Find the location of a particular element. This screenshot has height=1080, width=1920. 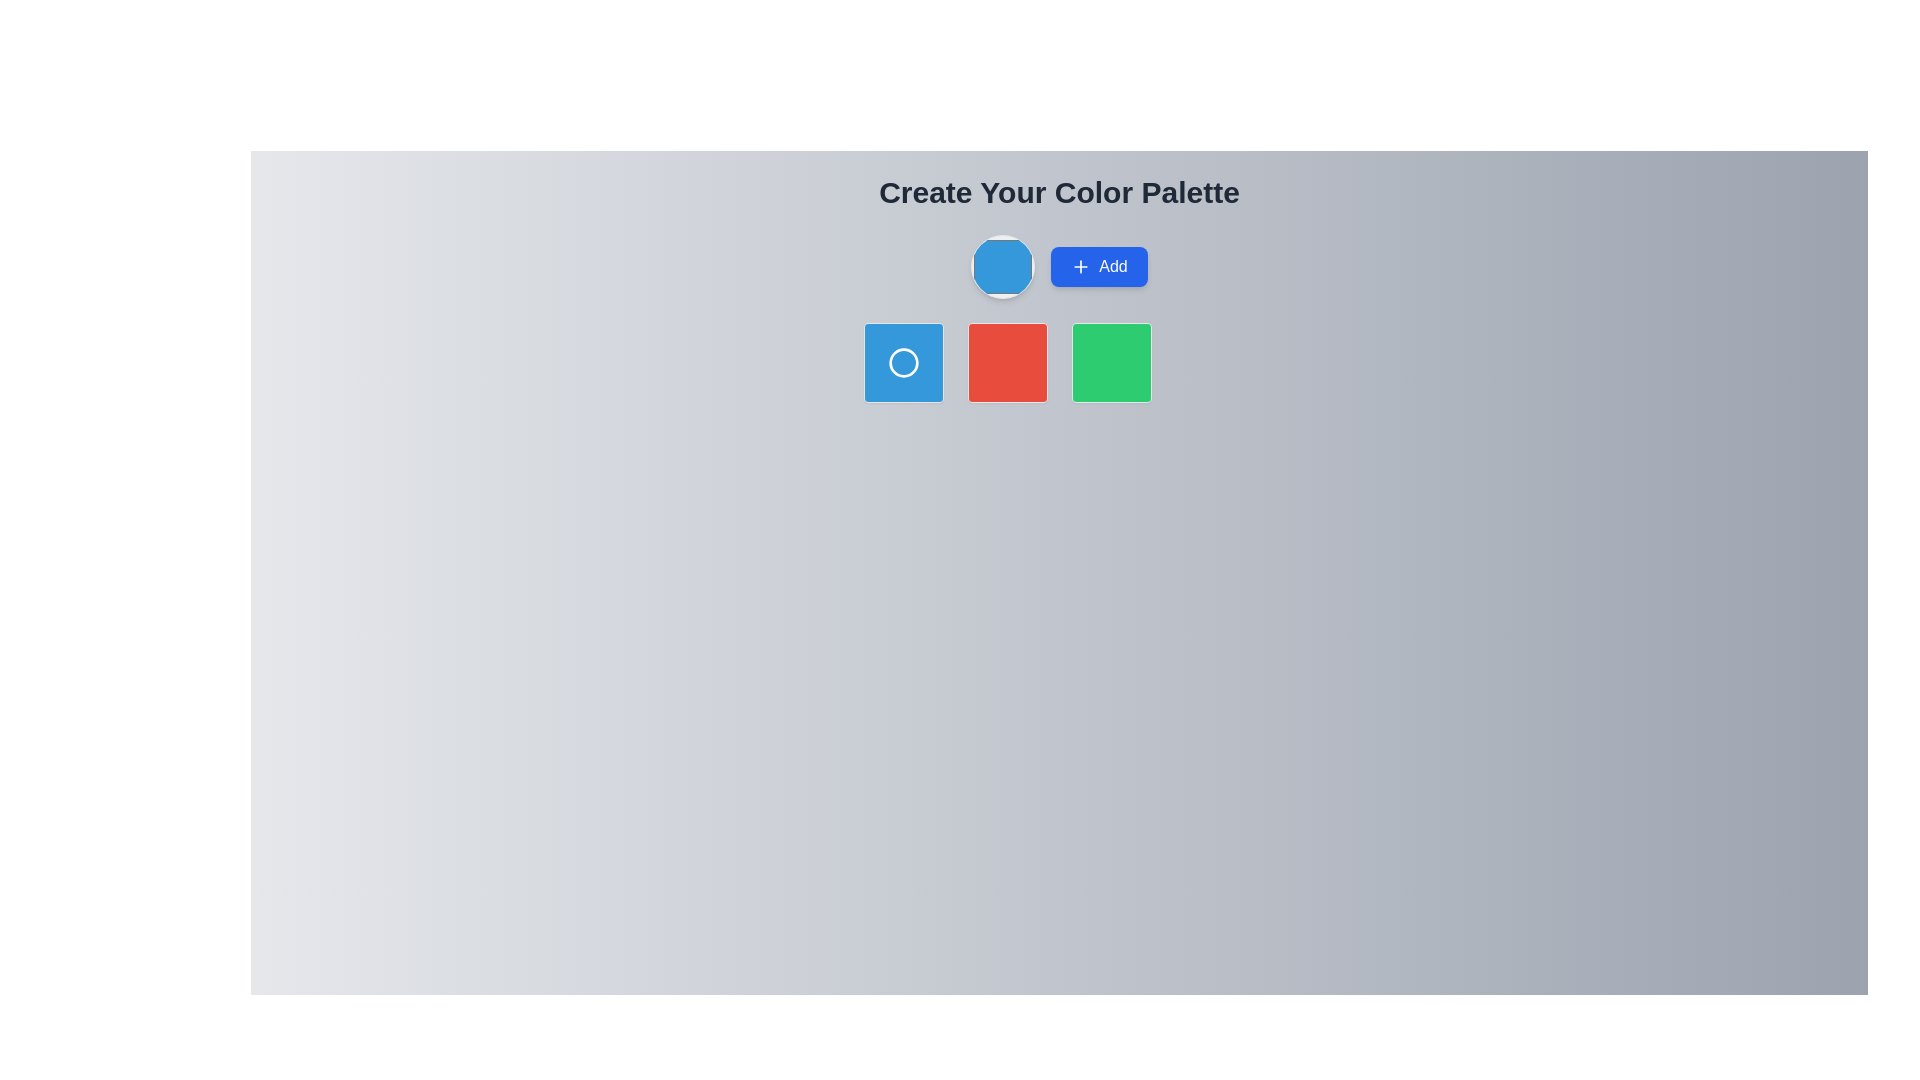

the blue square button with rounded corners and a white circle outline icon, which is the first item in the grid under the 'Create Your Color Palette' header is located at coordinates (902, 362).